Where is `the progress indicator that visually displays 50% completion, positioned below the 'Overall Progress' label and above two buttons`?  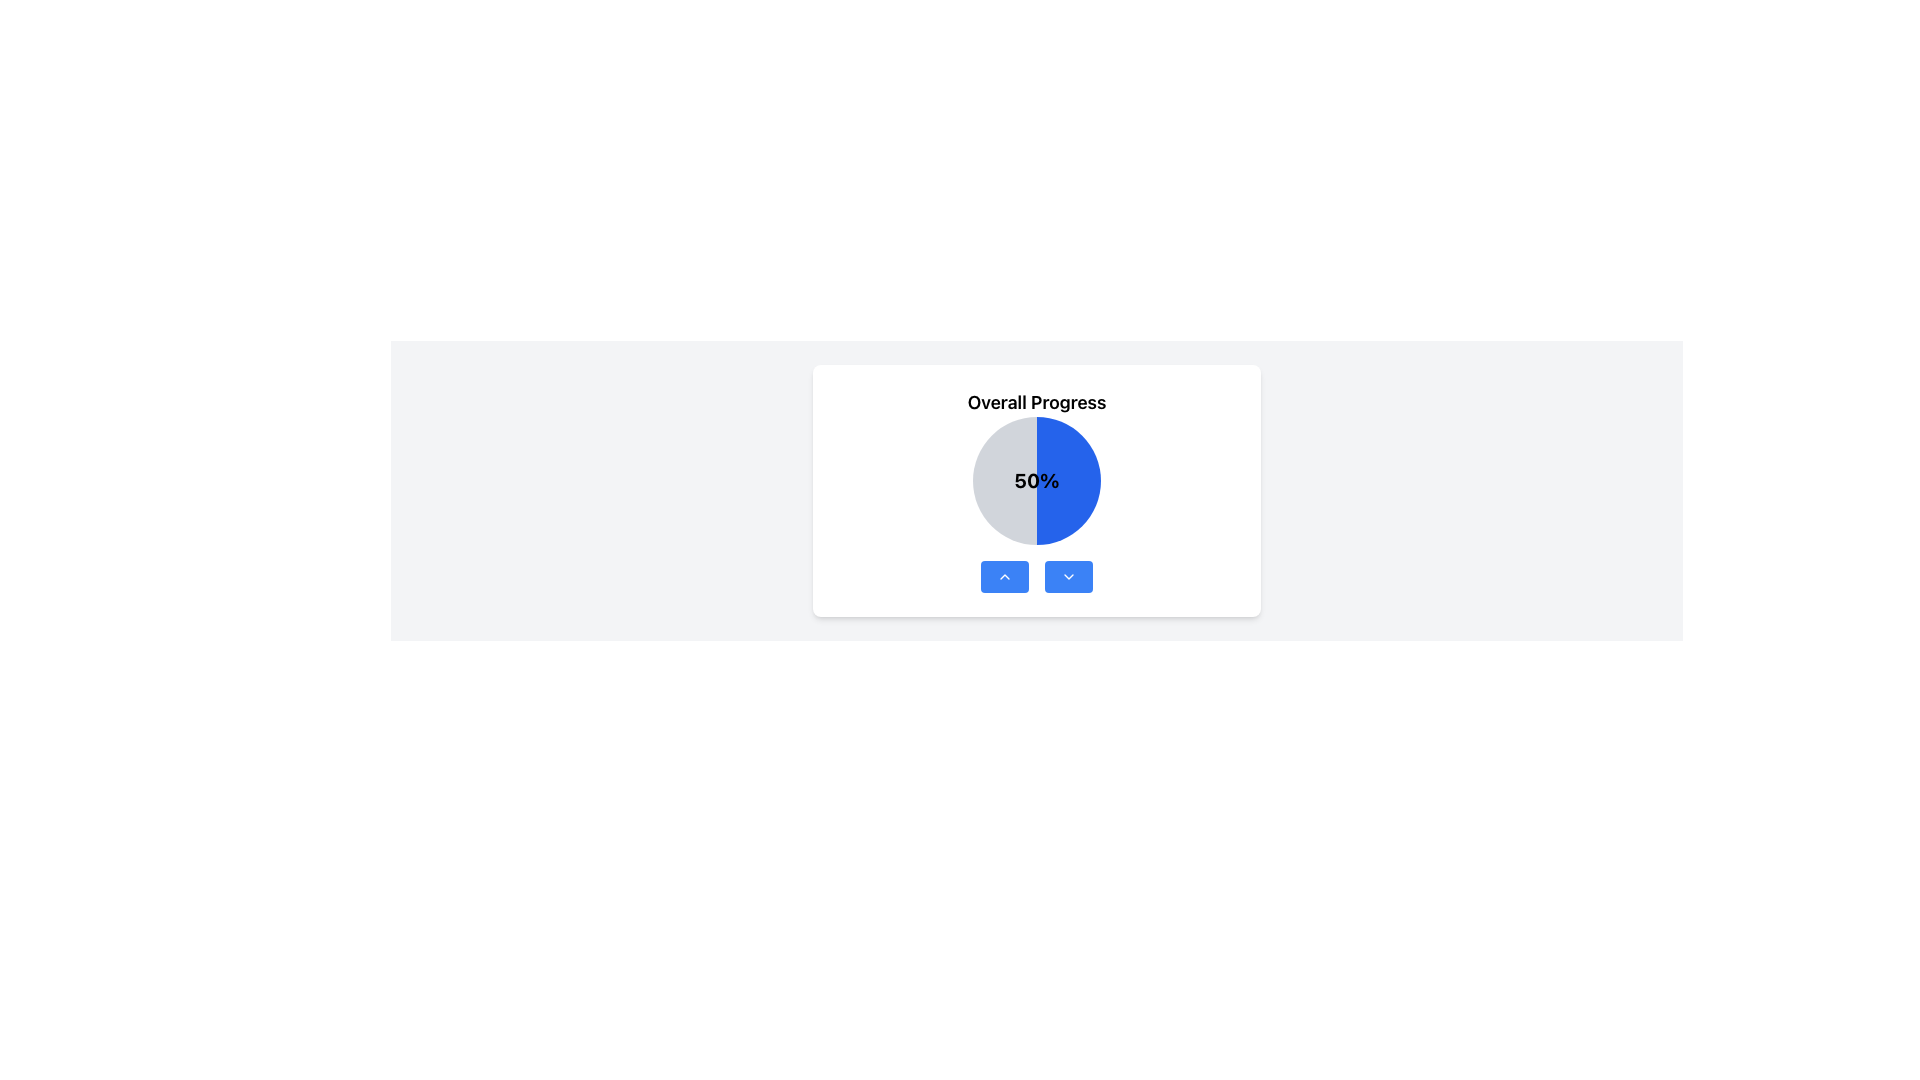
the progress indicator that visually displays 50% completion, positioned below the 'Overall Progress' label and above two buttons is located at coordinates (1036, 481).